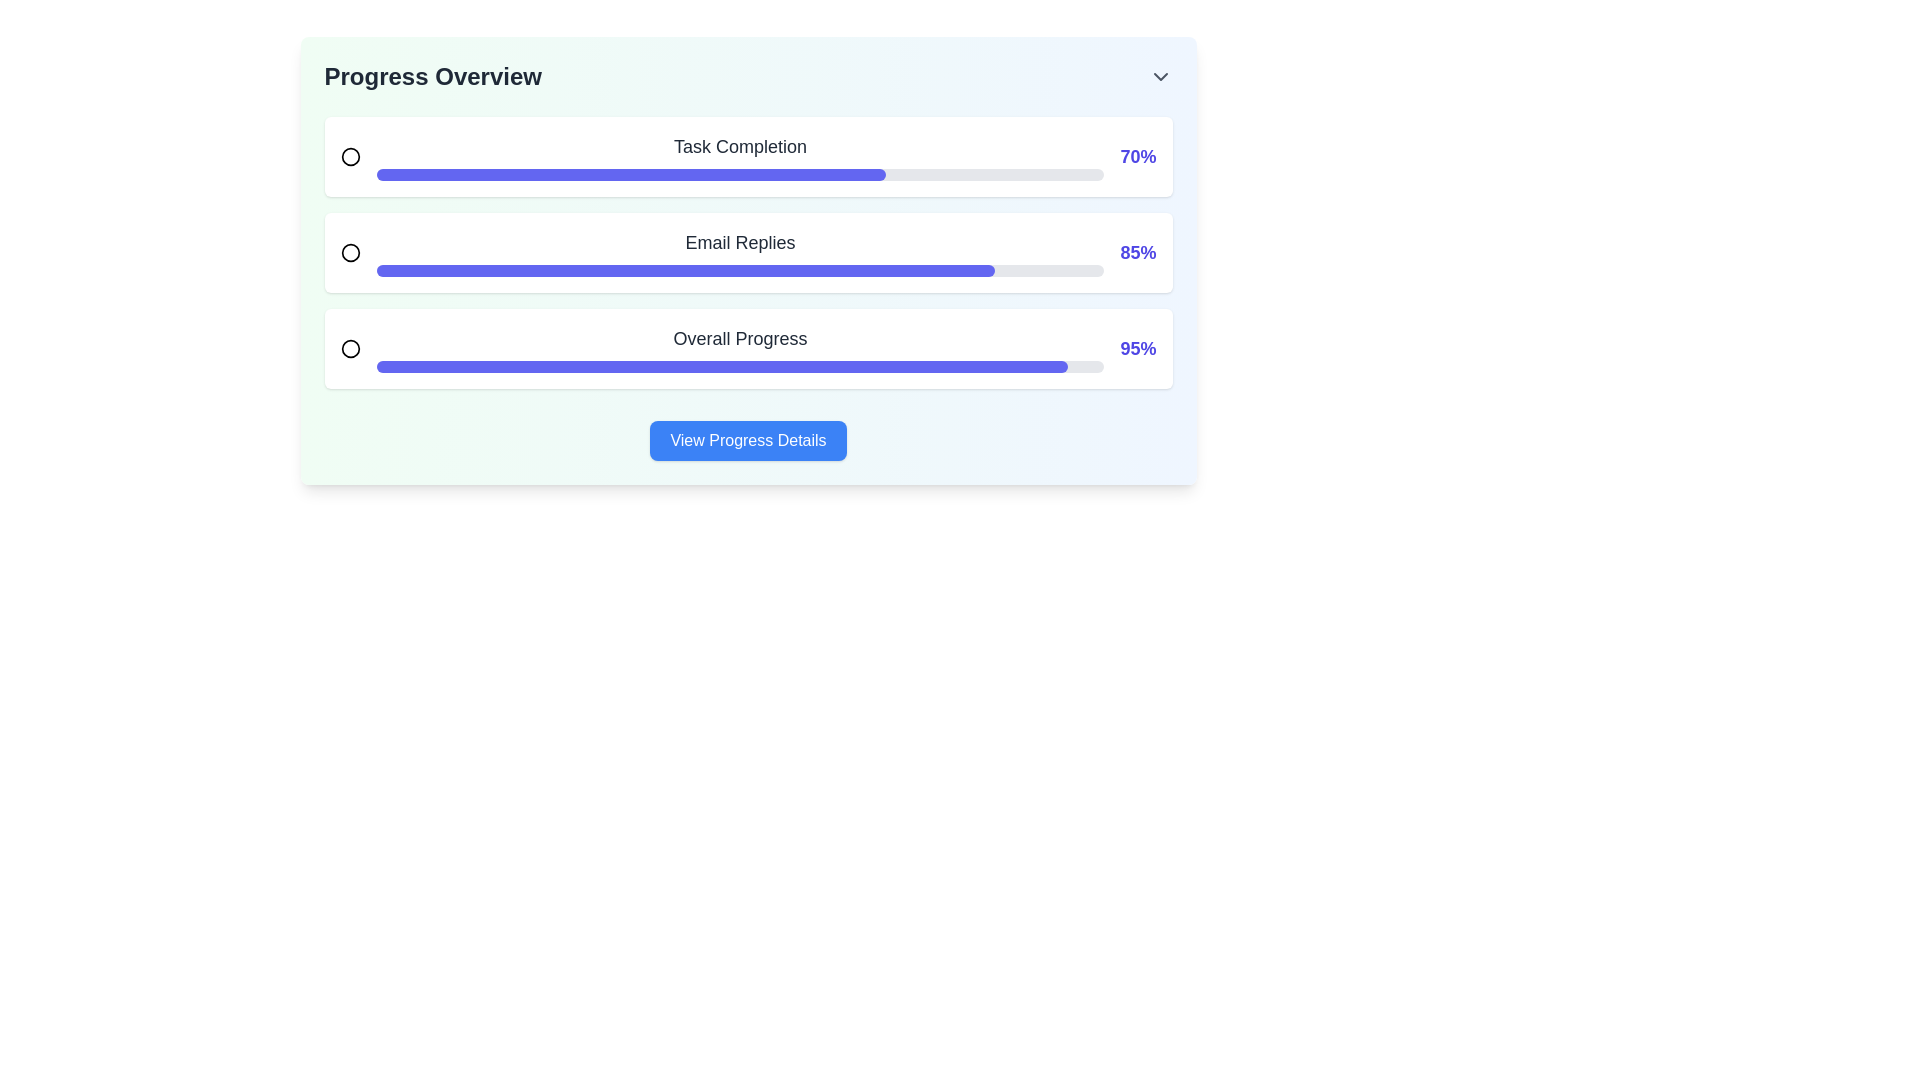  Describe the element at coordinates (739, 270) in the screenshot. I see `the second progress bar in the 'Progress Overview' section that indicates the completion percentage of 'Email Replies'` at that location.